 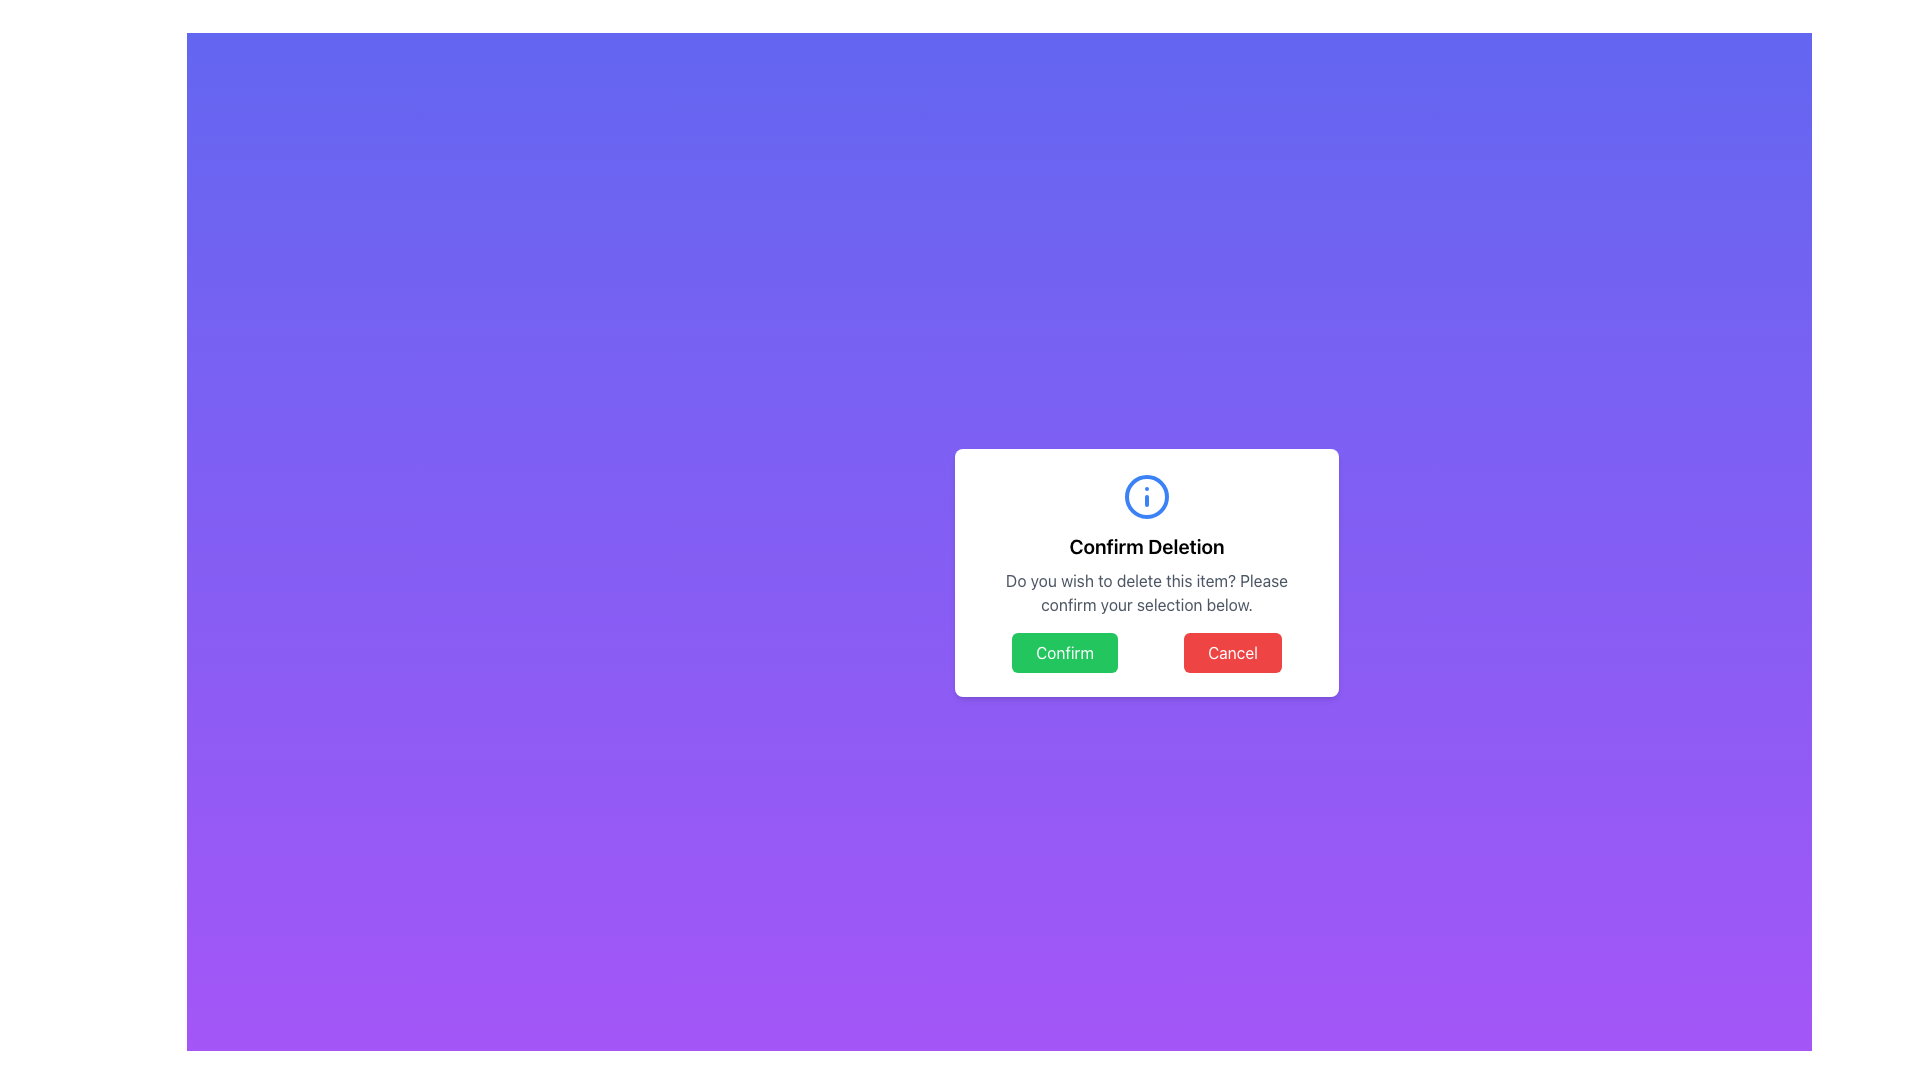 I want to click on the 'Cancel' button with a red background and white text, so click(x=1232, y=652).